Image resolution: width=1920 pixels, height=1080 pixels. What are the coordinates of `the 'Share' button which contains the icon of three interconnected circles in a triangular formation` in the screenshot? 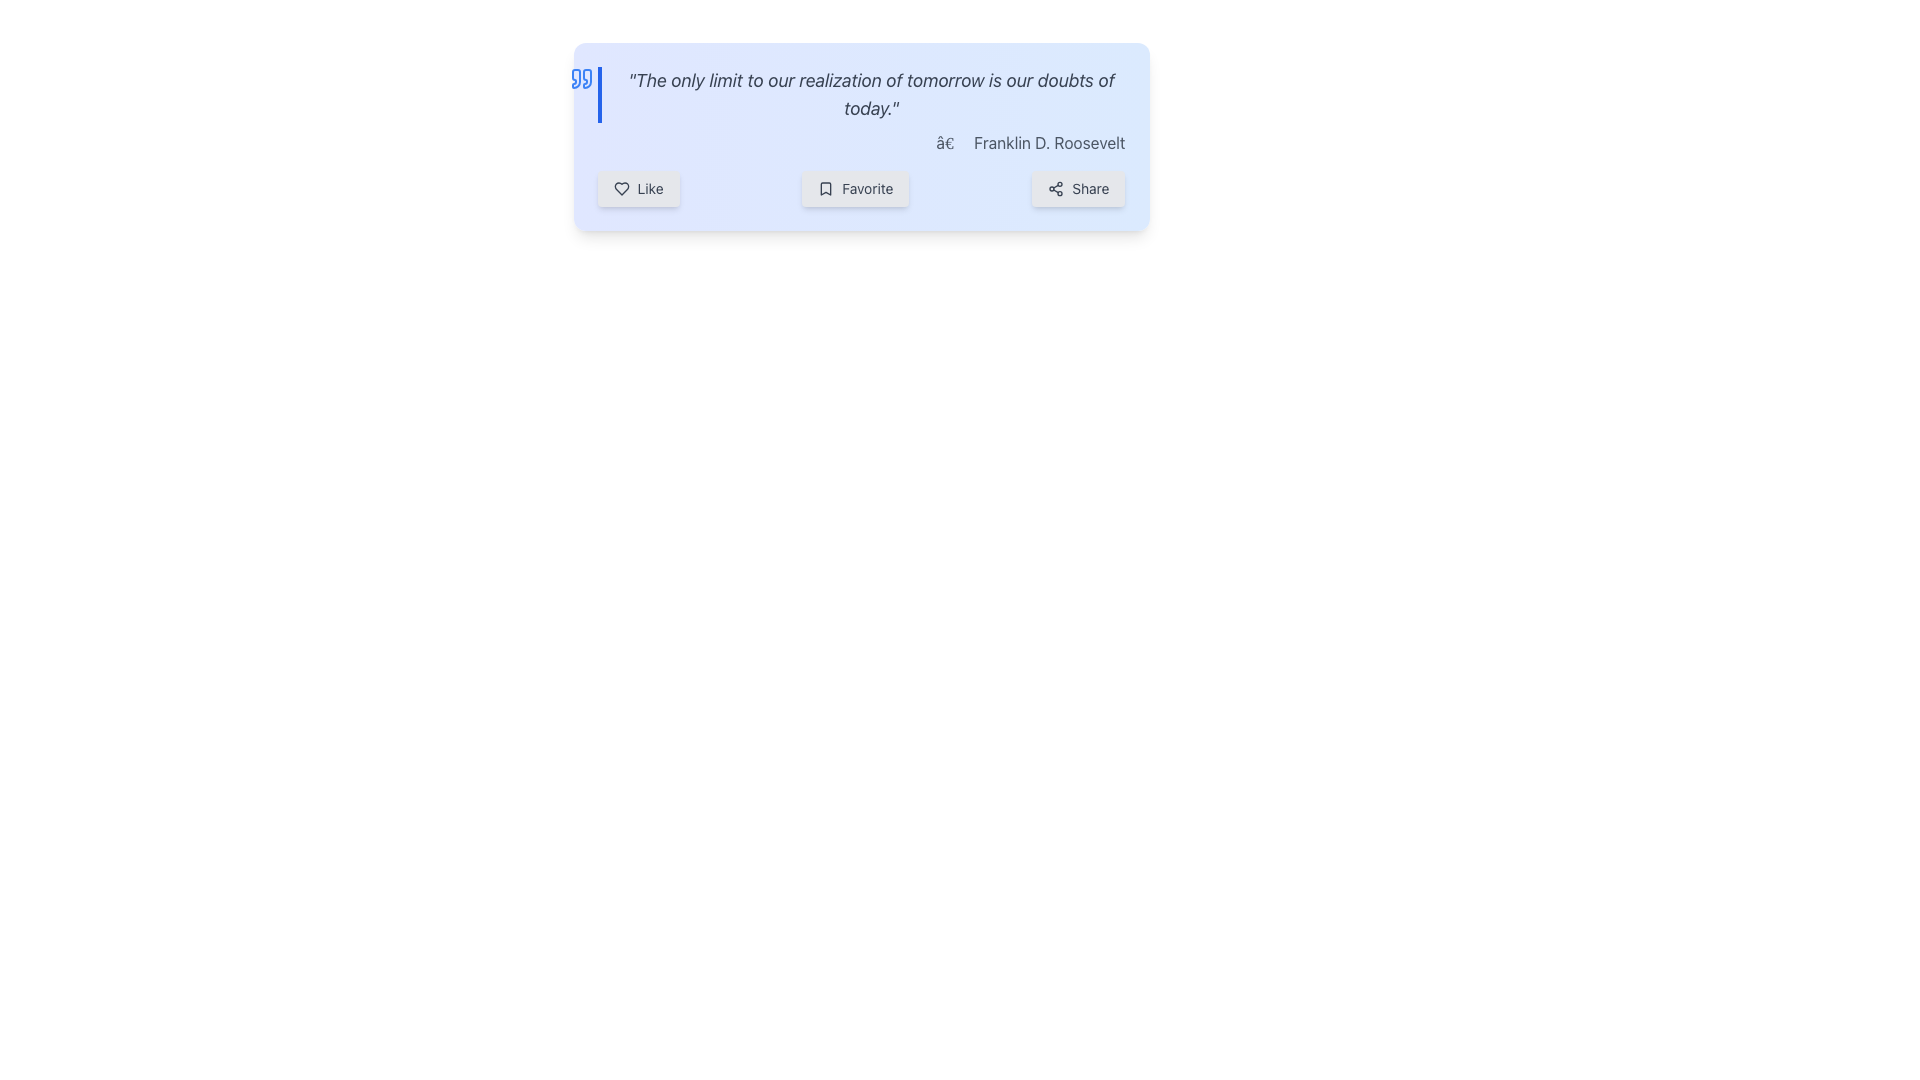 It's located at (1055, 189).